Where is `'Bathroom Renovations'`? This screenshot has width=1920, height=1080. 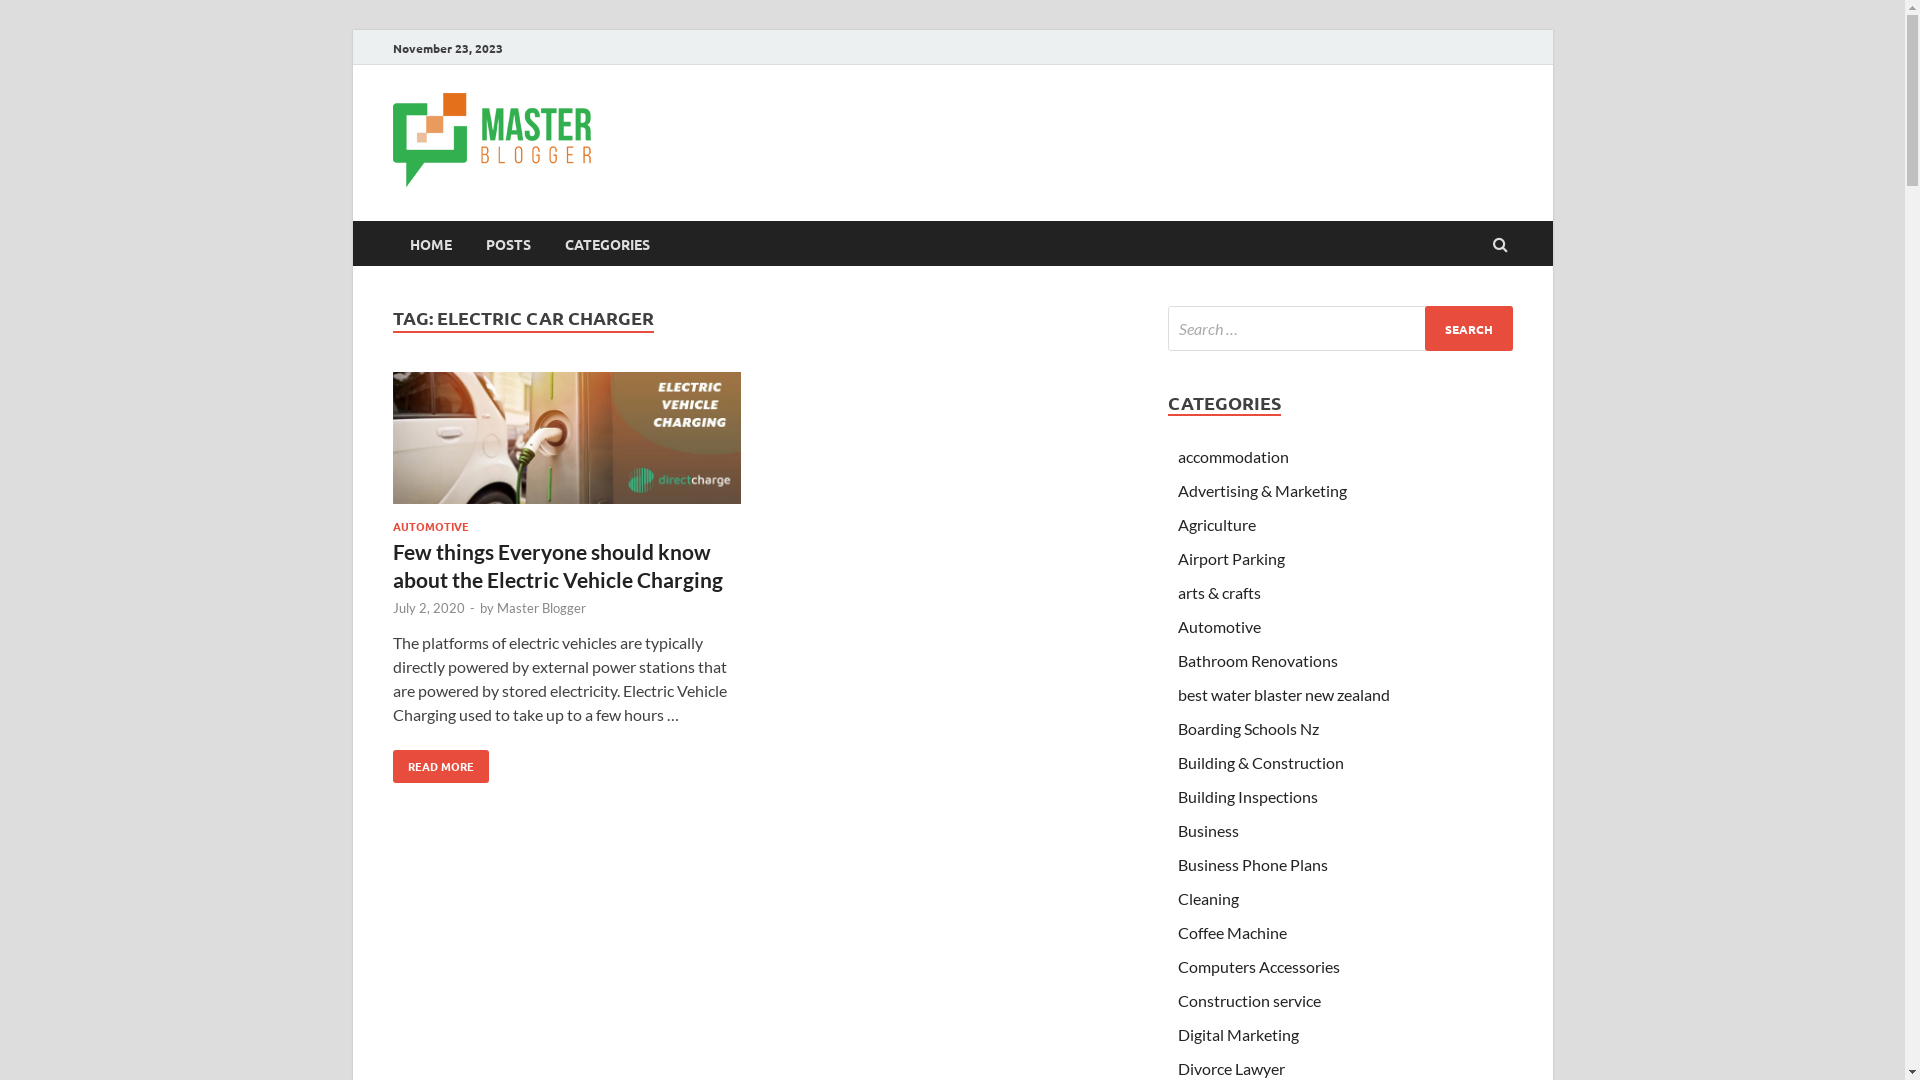
'Bathroom Renovations' is located at coordinates (1256, 660).